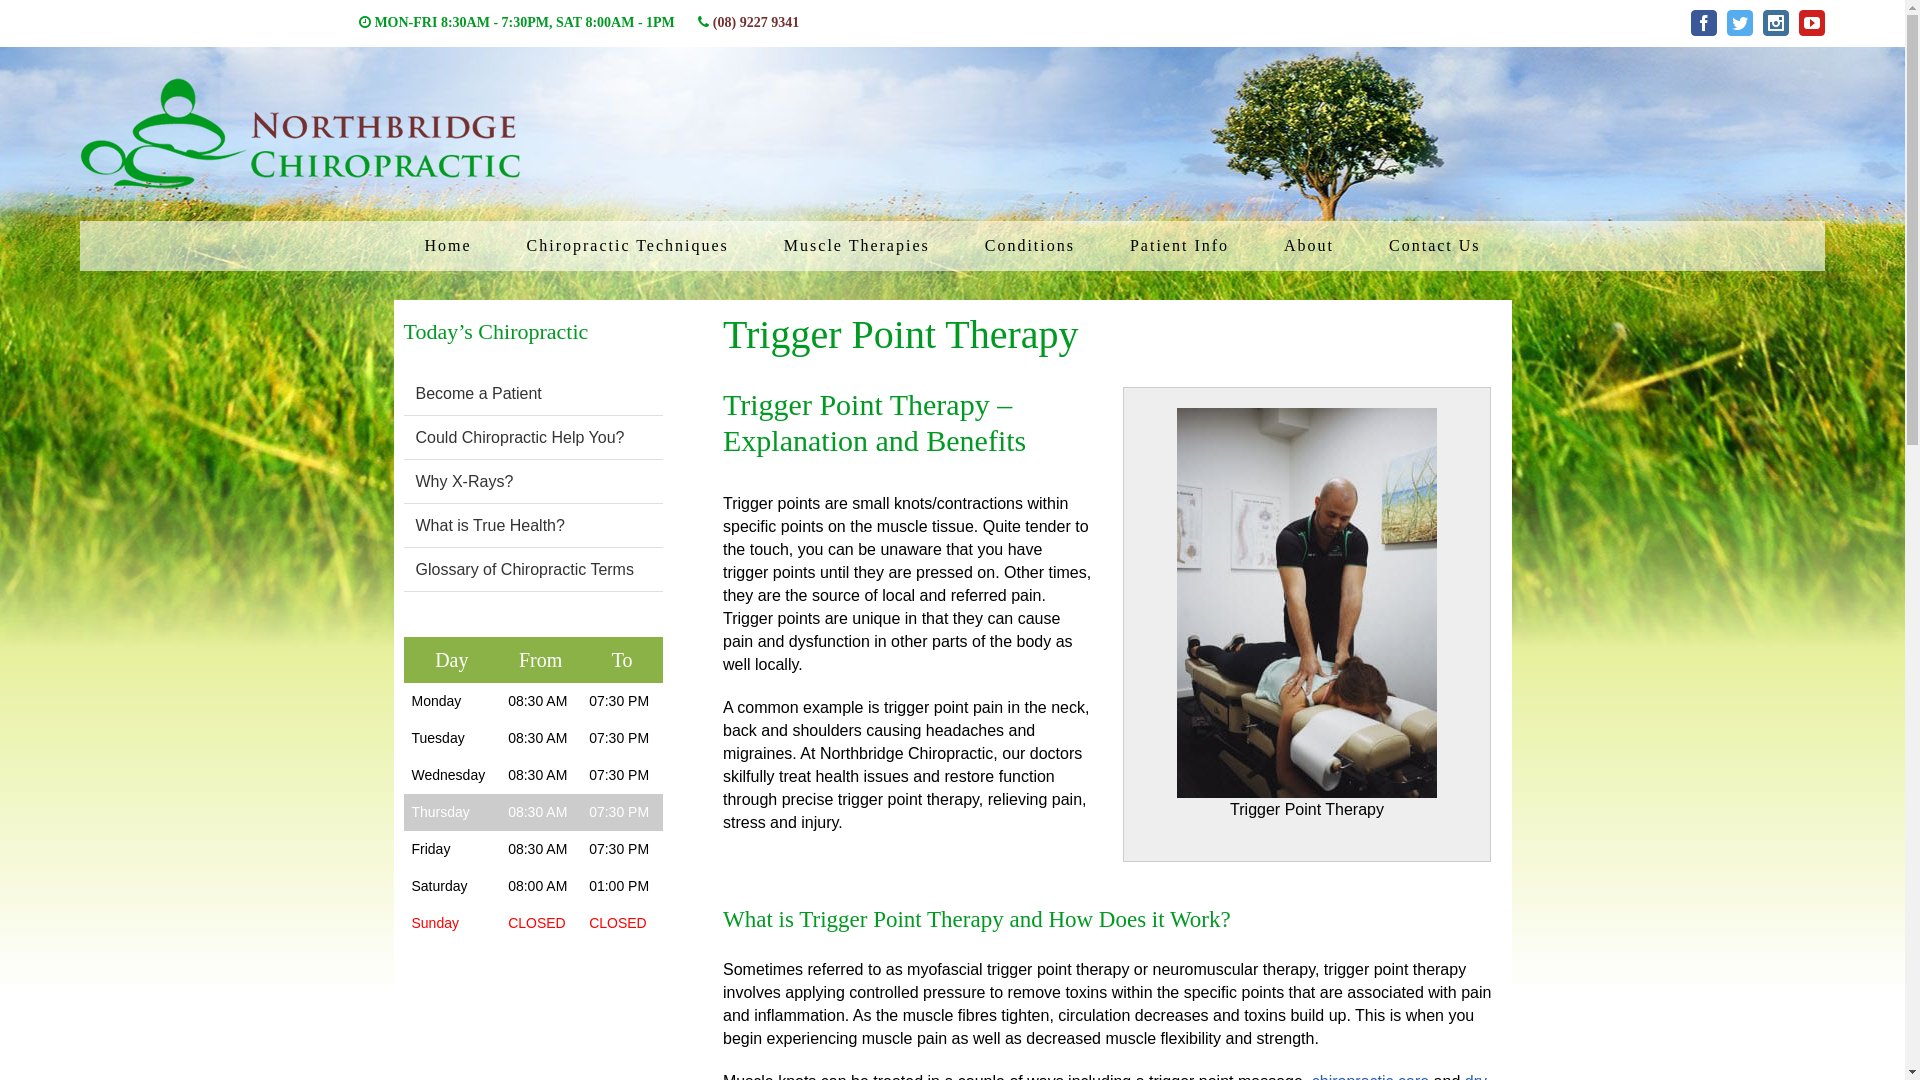 This screenshot has width=1920, height=1080. I want to click on 'Become a Patient', so click(415, 393).